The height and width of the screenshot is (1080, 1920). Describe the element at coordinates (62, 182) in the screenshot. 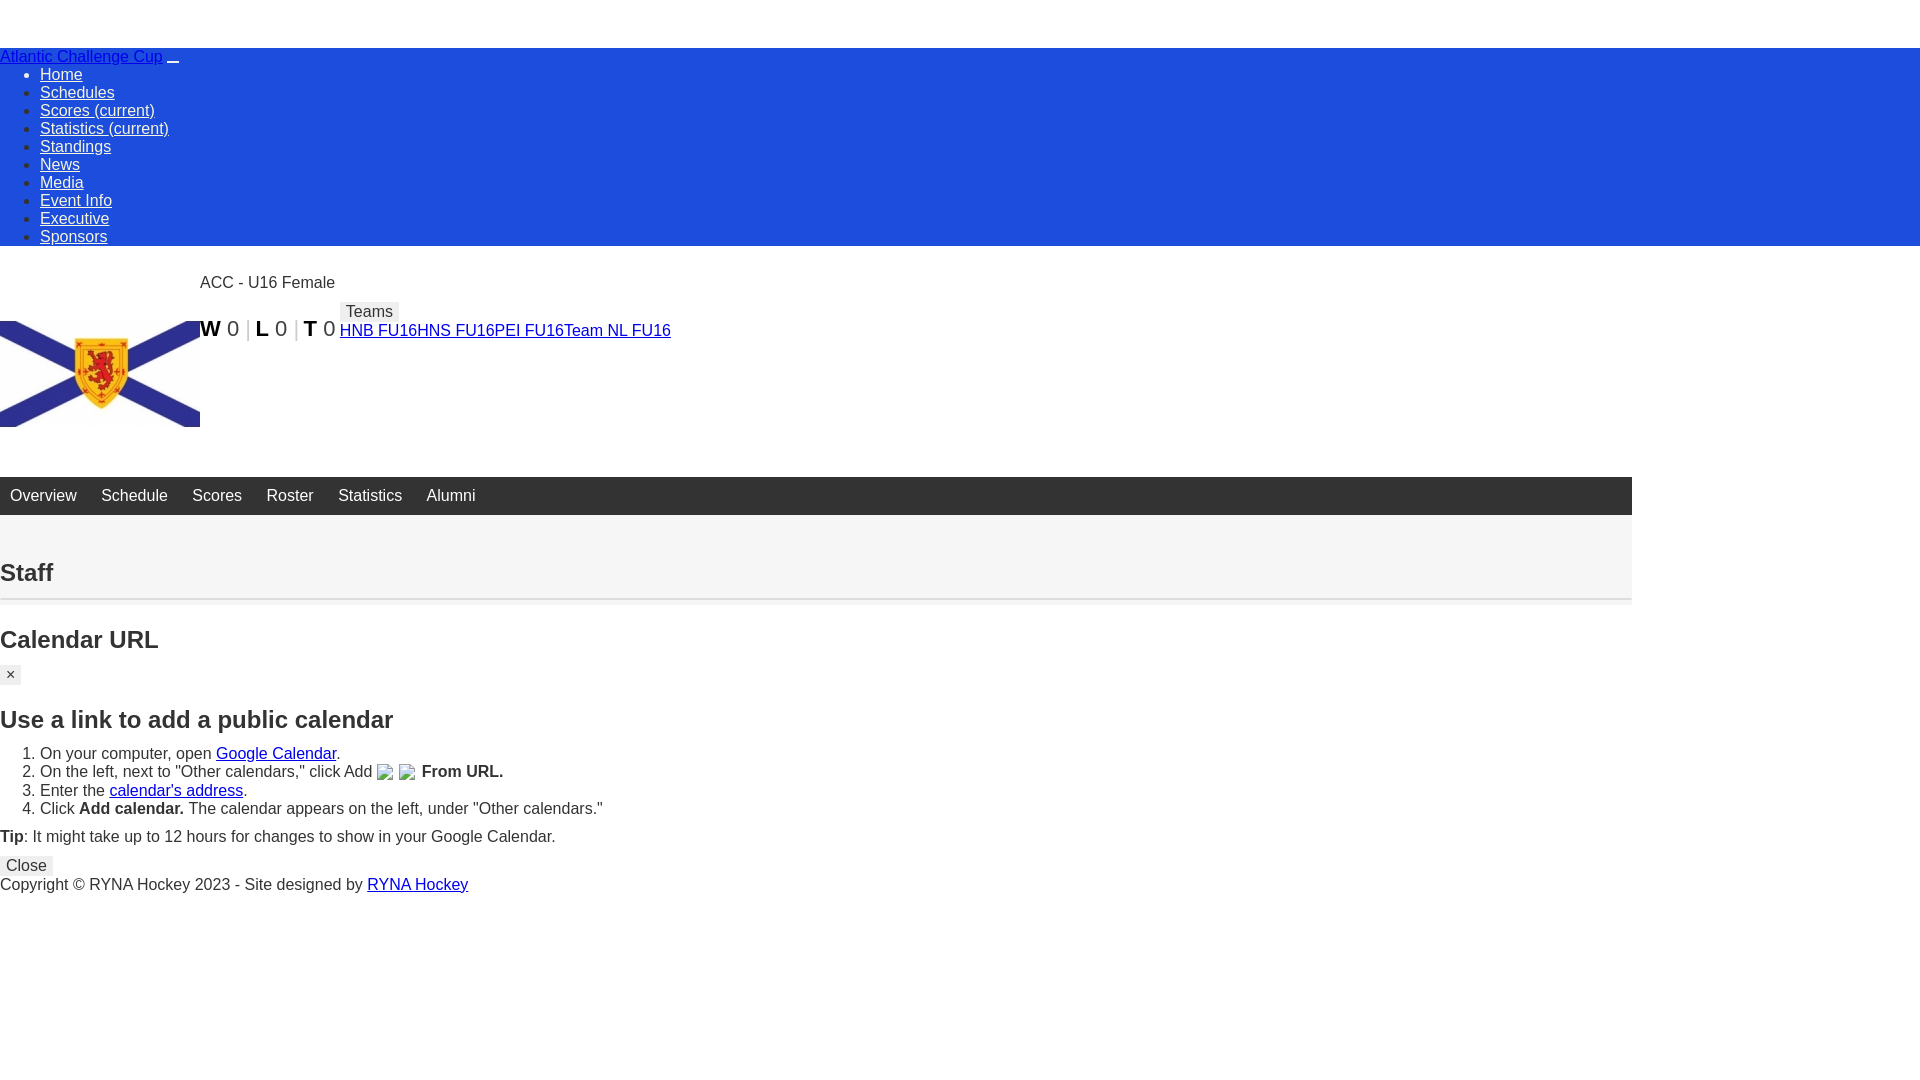

I see `'Media'` at that location.